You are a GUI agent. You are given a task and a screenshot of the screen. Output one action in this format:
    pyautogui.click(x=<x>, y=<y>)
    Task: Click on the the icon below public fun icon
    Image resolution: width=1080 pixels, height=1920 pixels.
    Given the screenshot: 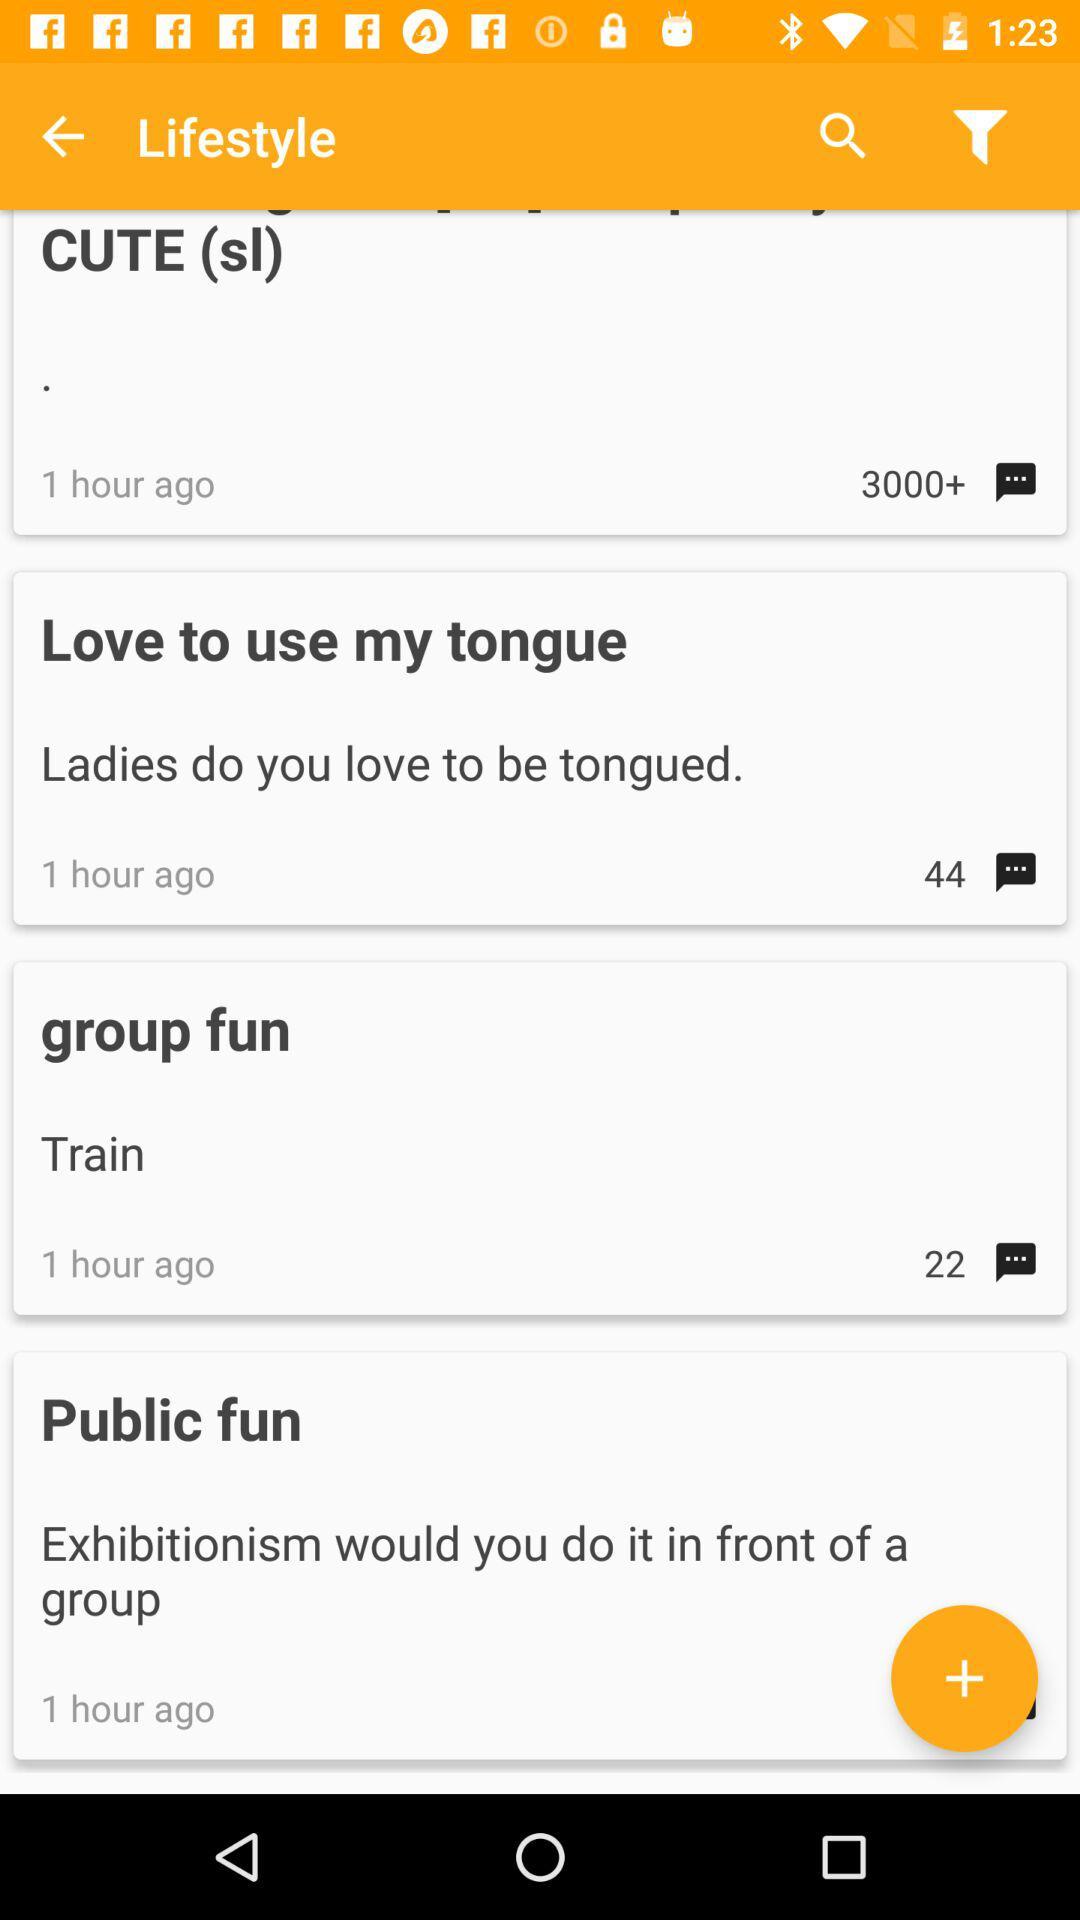 What is the action you would take?
    pyautogui.click(x=963, y=1678)
    